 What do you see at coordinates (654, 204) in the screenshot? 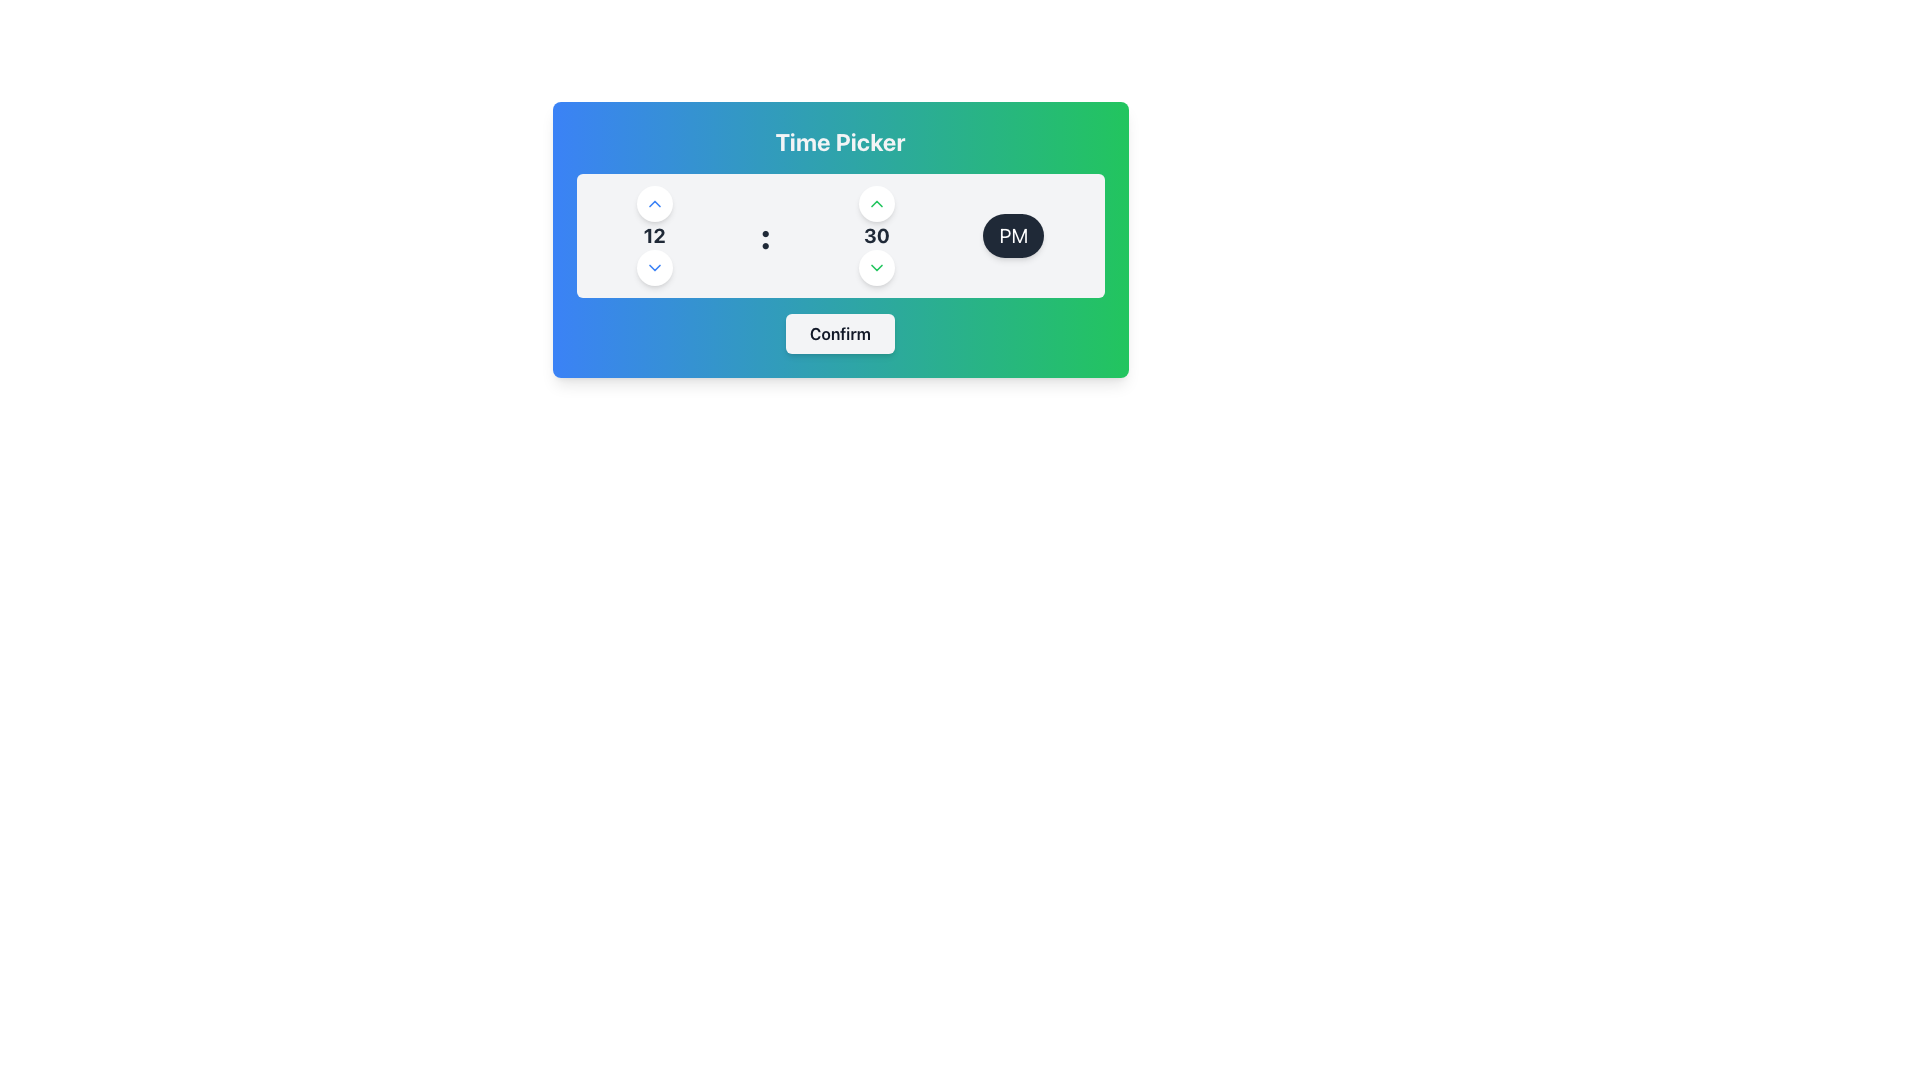
I see `the upward-pointing chevron icon within the circular button in the top row of buttons on the right-hand column of the time picker` at bounding box center [654, 204].